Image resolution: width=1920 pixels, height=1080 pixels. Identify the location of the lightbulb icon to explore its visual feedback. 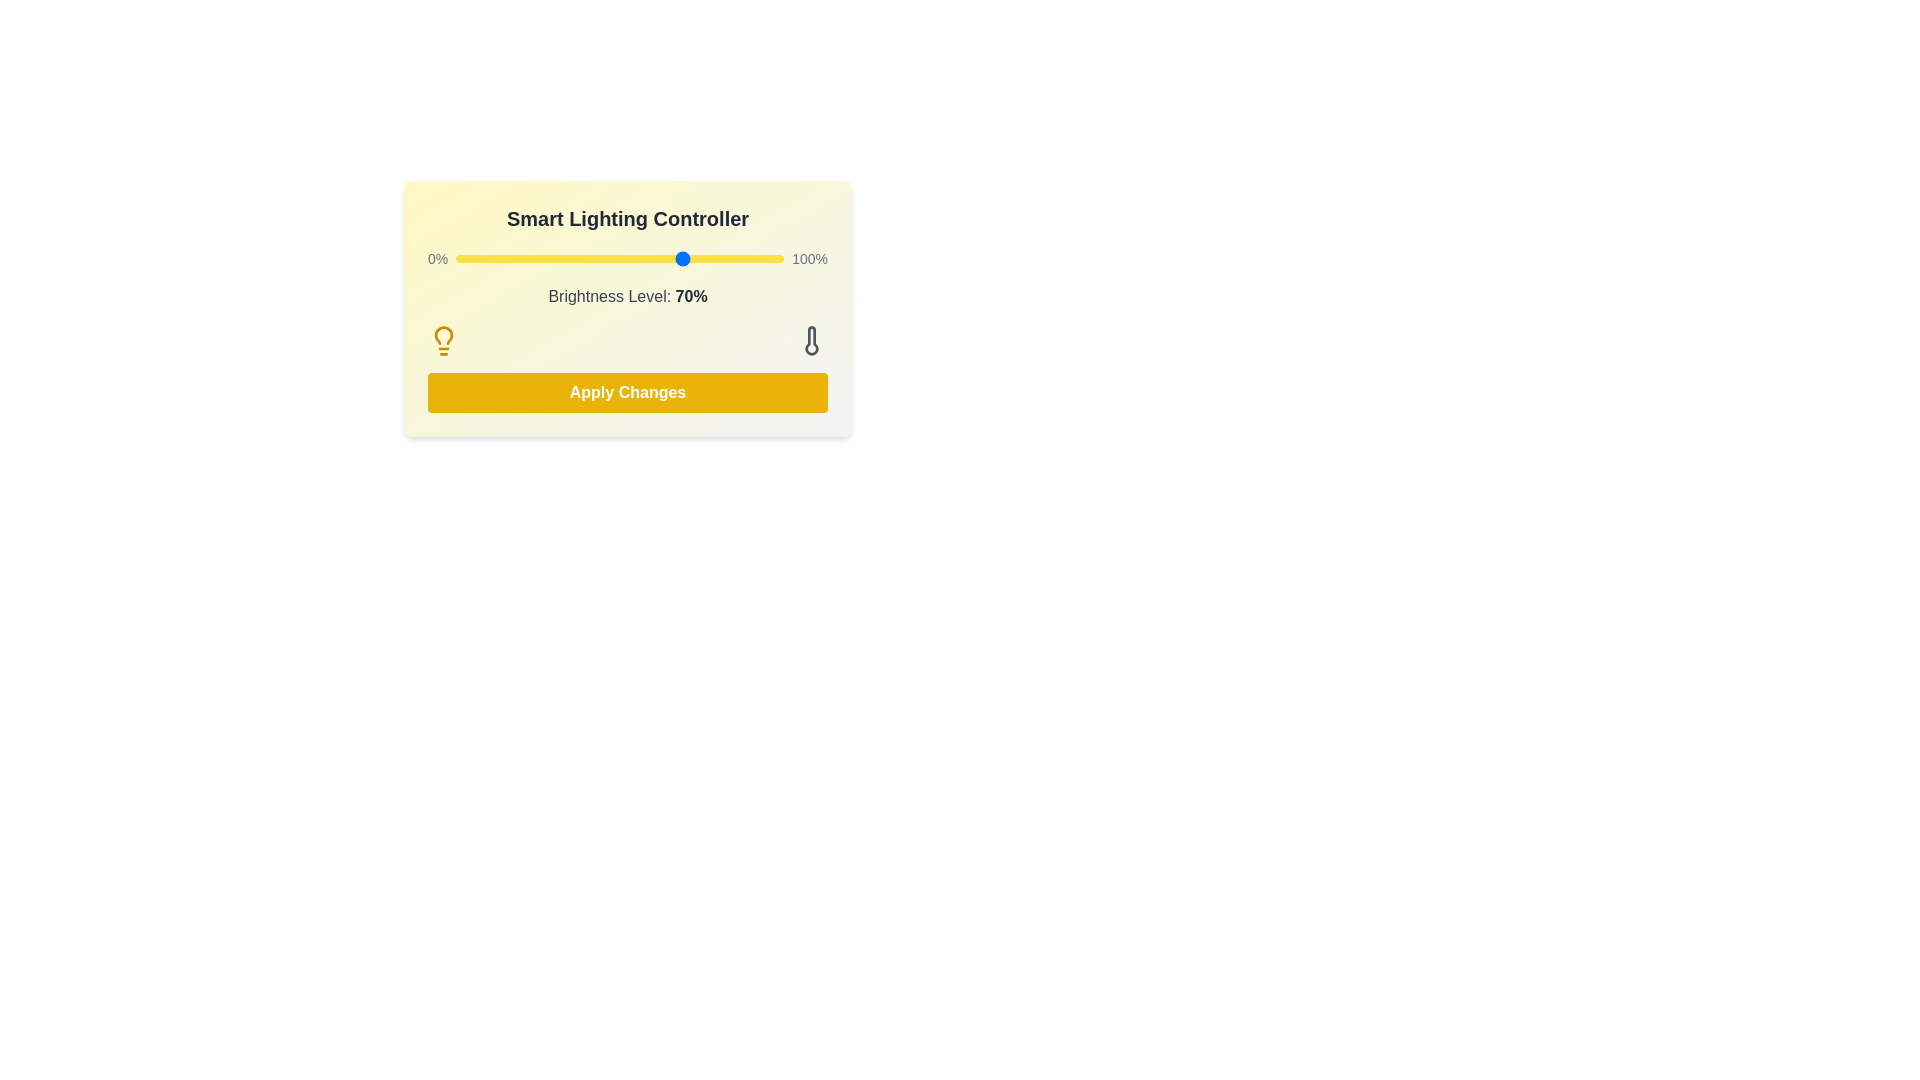
(443, 339).